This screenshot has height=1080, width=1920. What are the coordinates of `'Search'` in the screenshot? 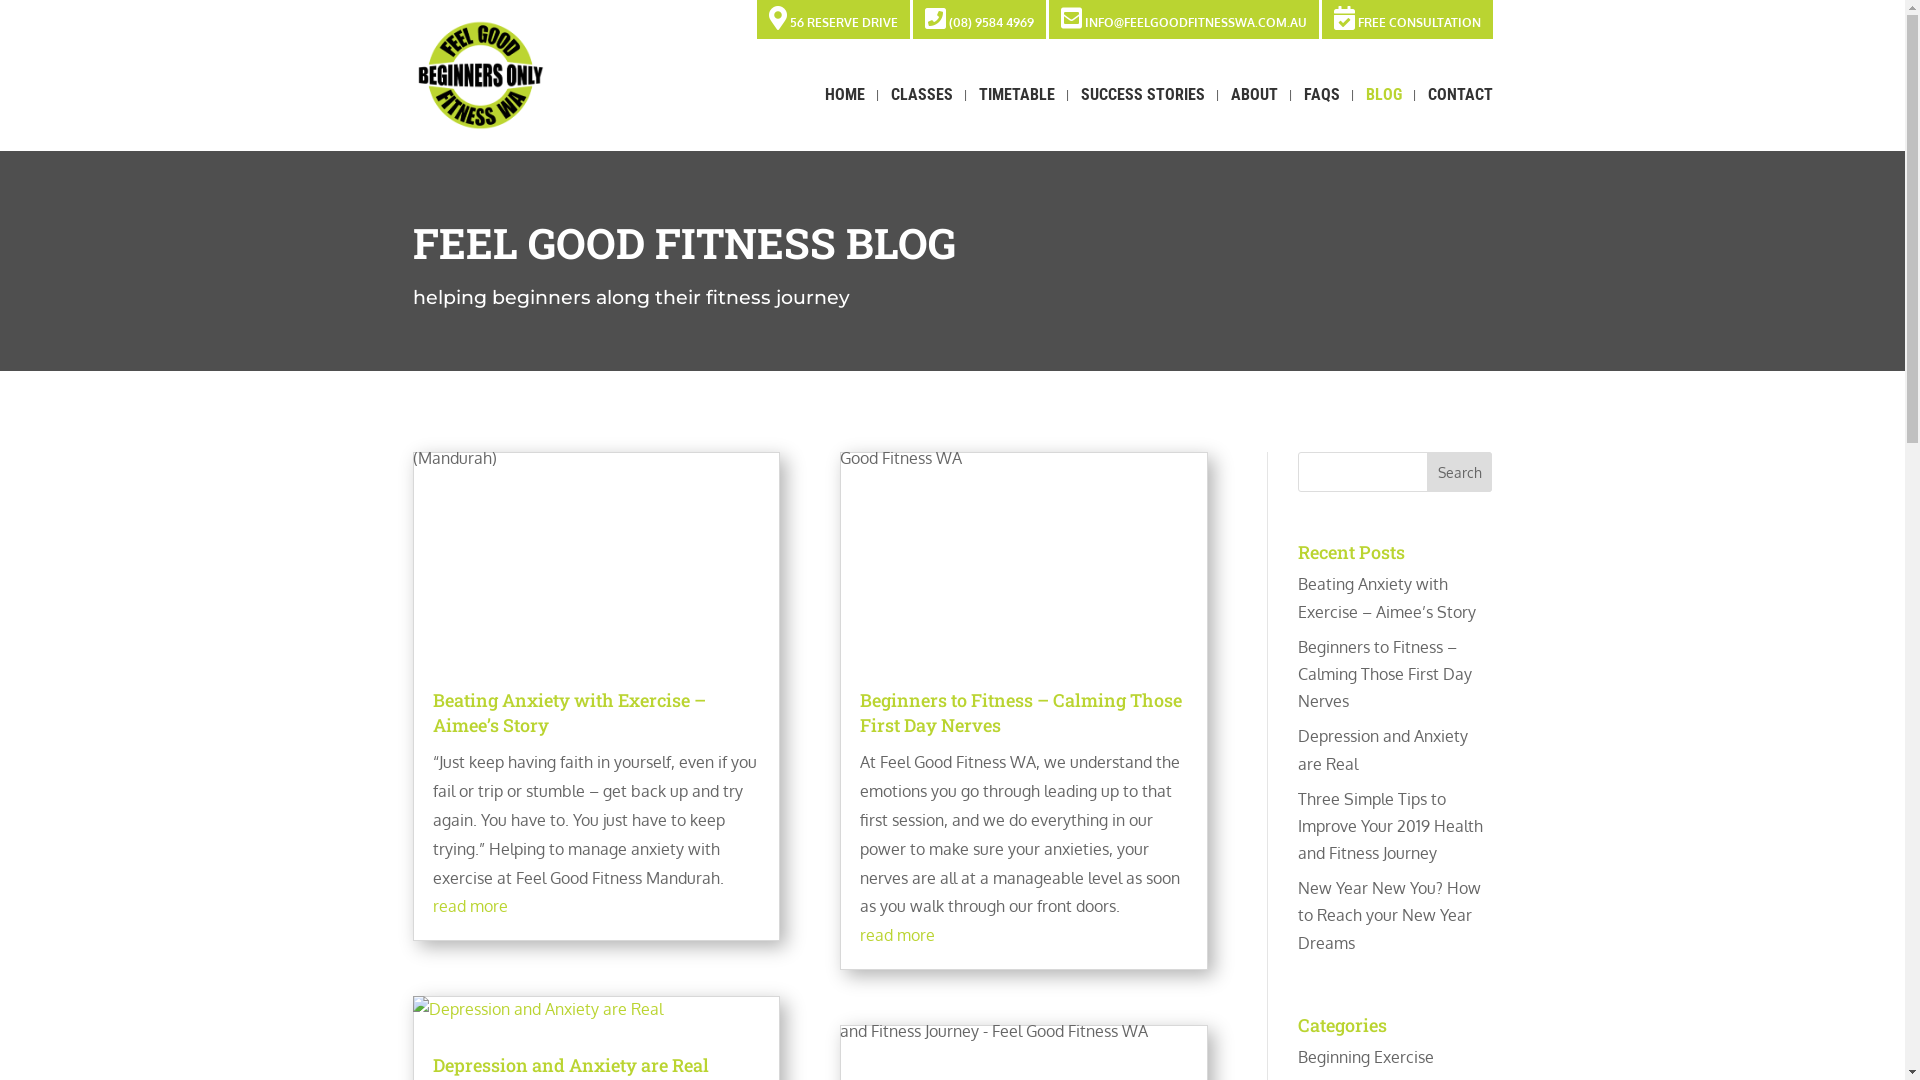 It's located at (1459, 471).